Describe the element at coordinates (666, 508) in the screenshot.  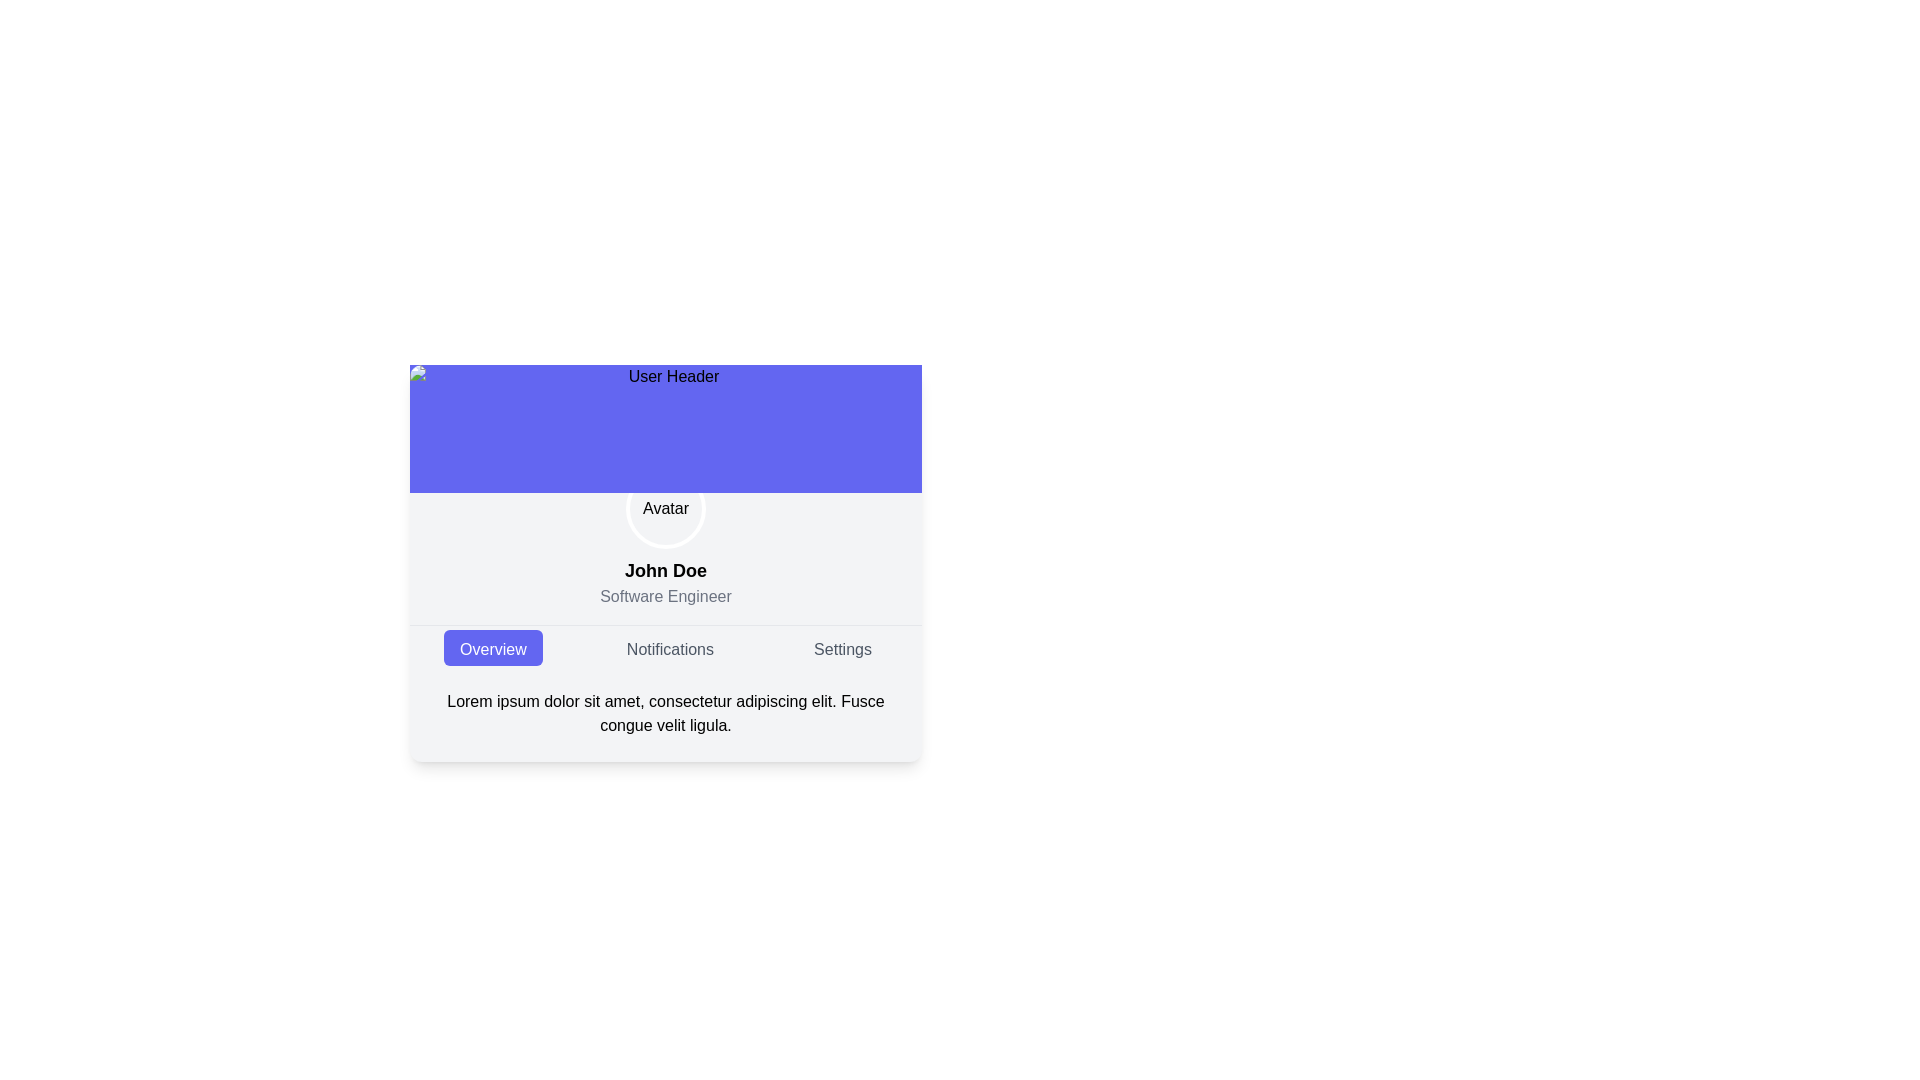
I see `the circular user avatar image with a white border, located above the user's name 'John Doe' and title 'Software Engineer'` at that location.